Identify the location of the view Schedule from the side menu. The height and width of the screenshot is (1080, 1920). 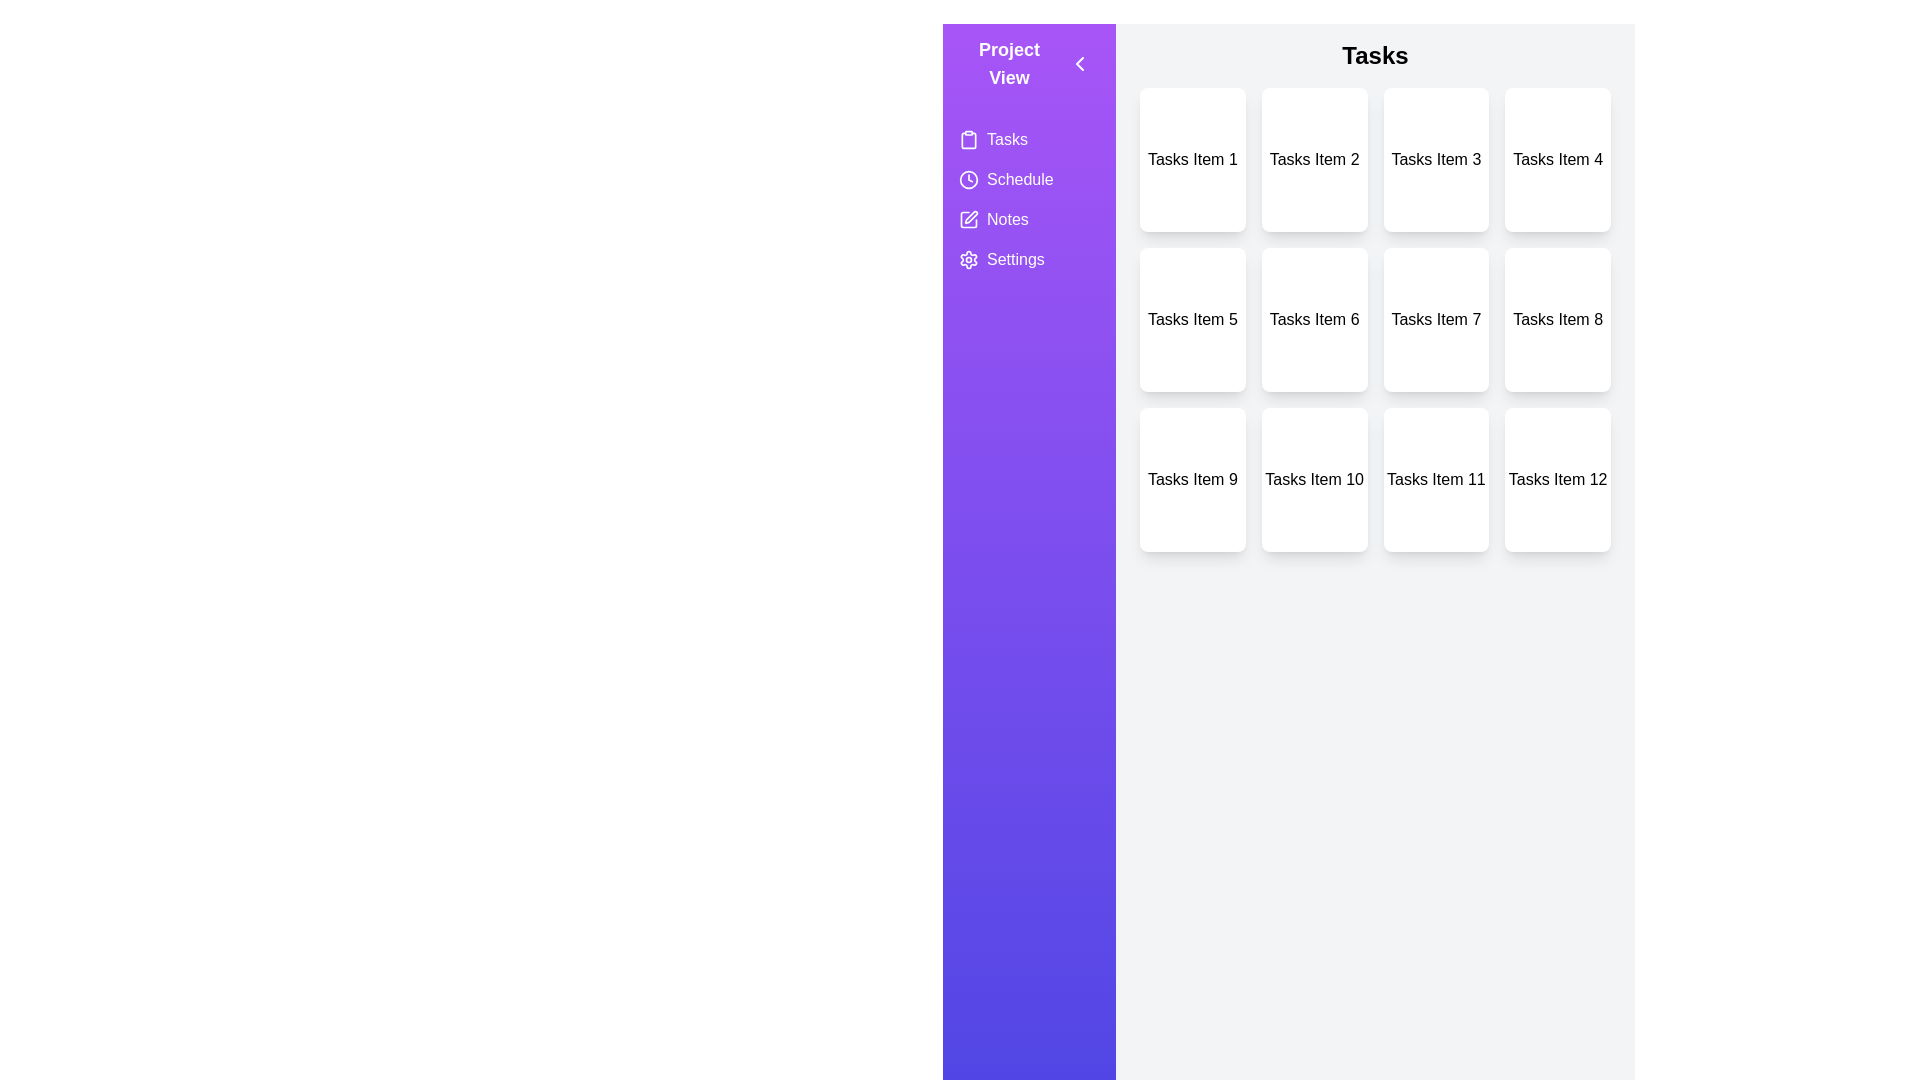
(1029, 180).